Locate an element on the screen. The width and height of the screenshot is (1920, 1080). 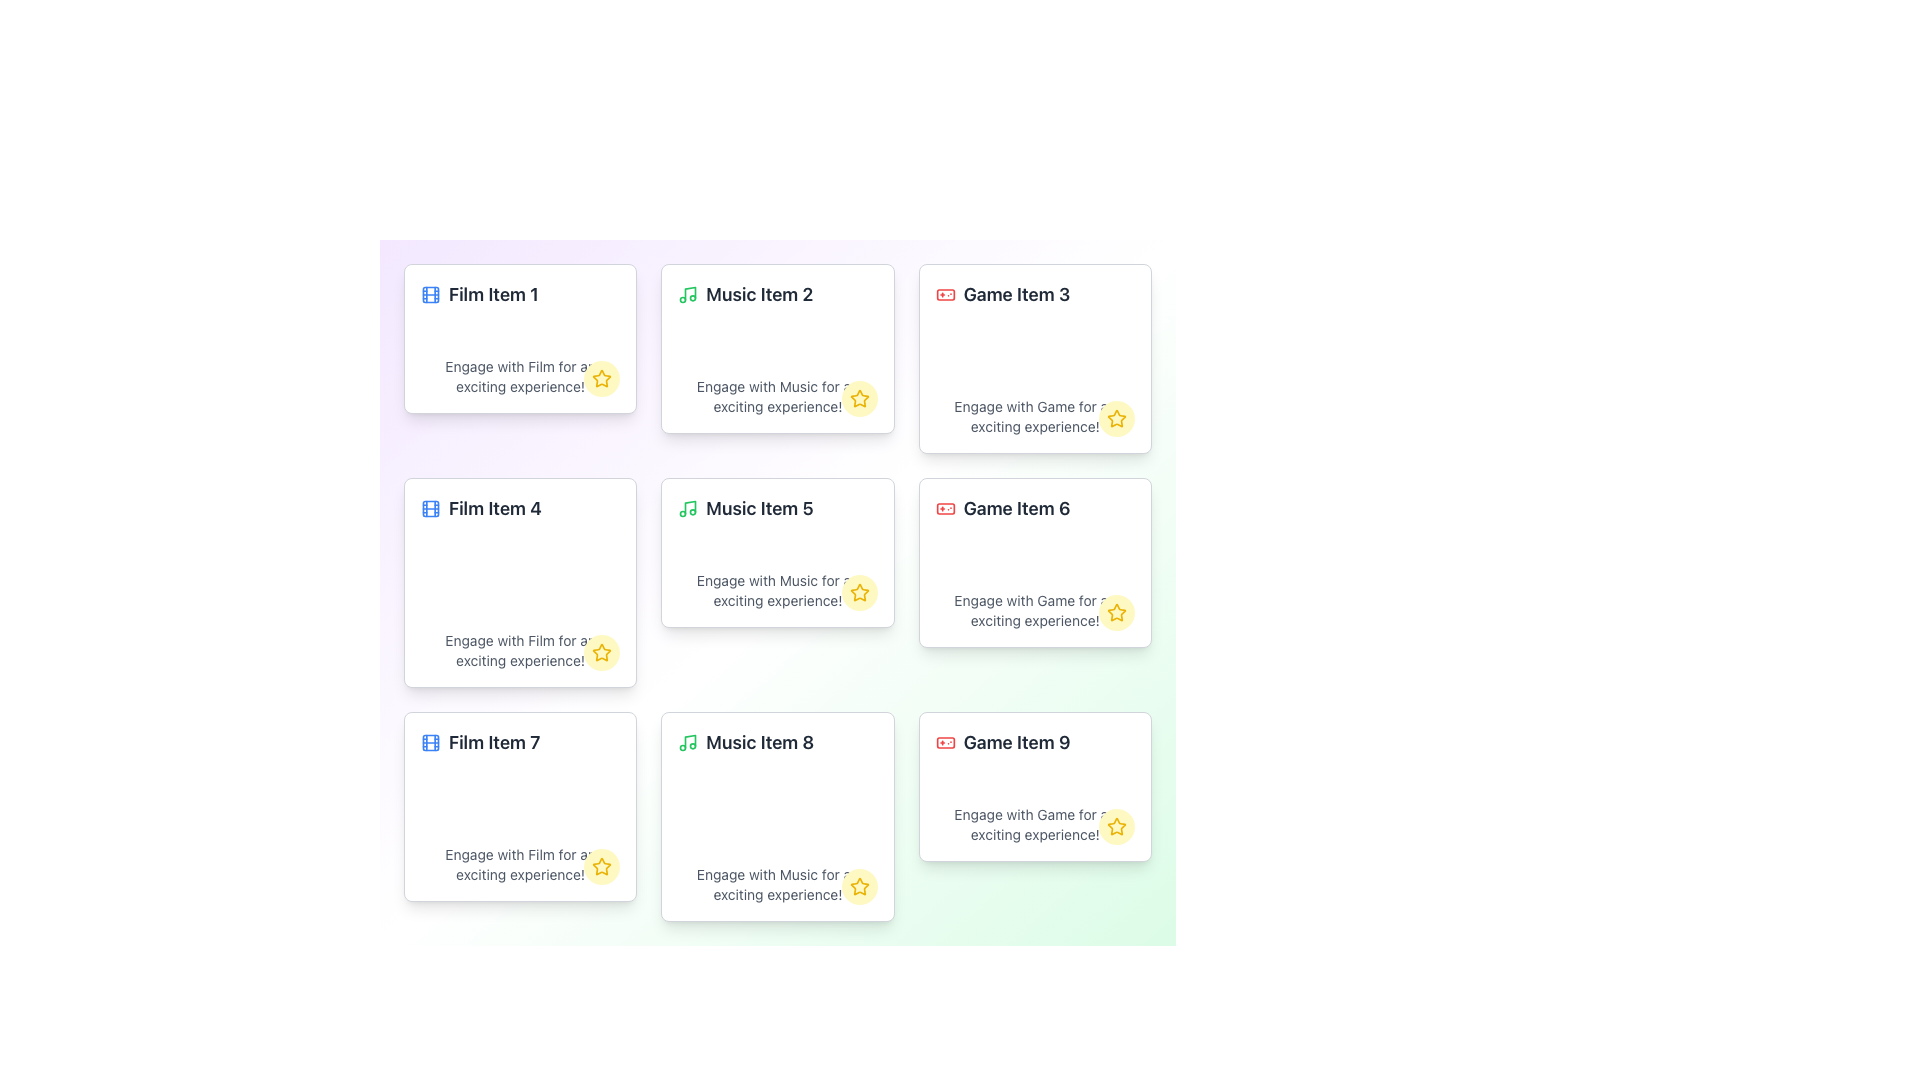
on the 'Music Item 5' card is located at coordinates (776, 552).